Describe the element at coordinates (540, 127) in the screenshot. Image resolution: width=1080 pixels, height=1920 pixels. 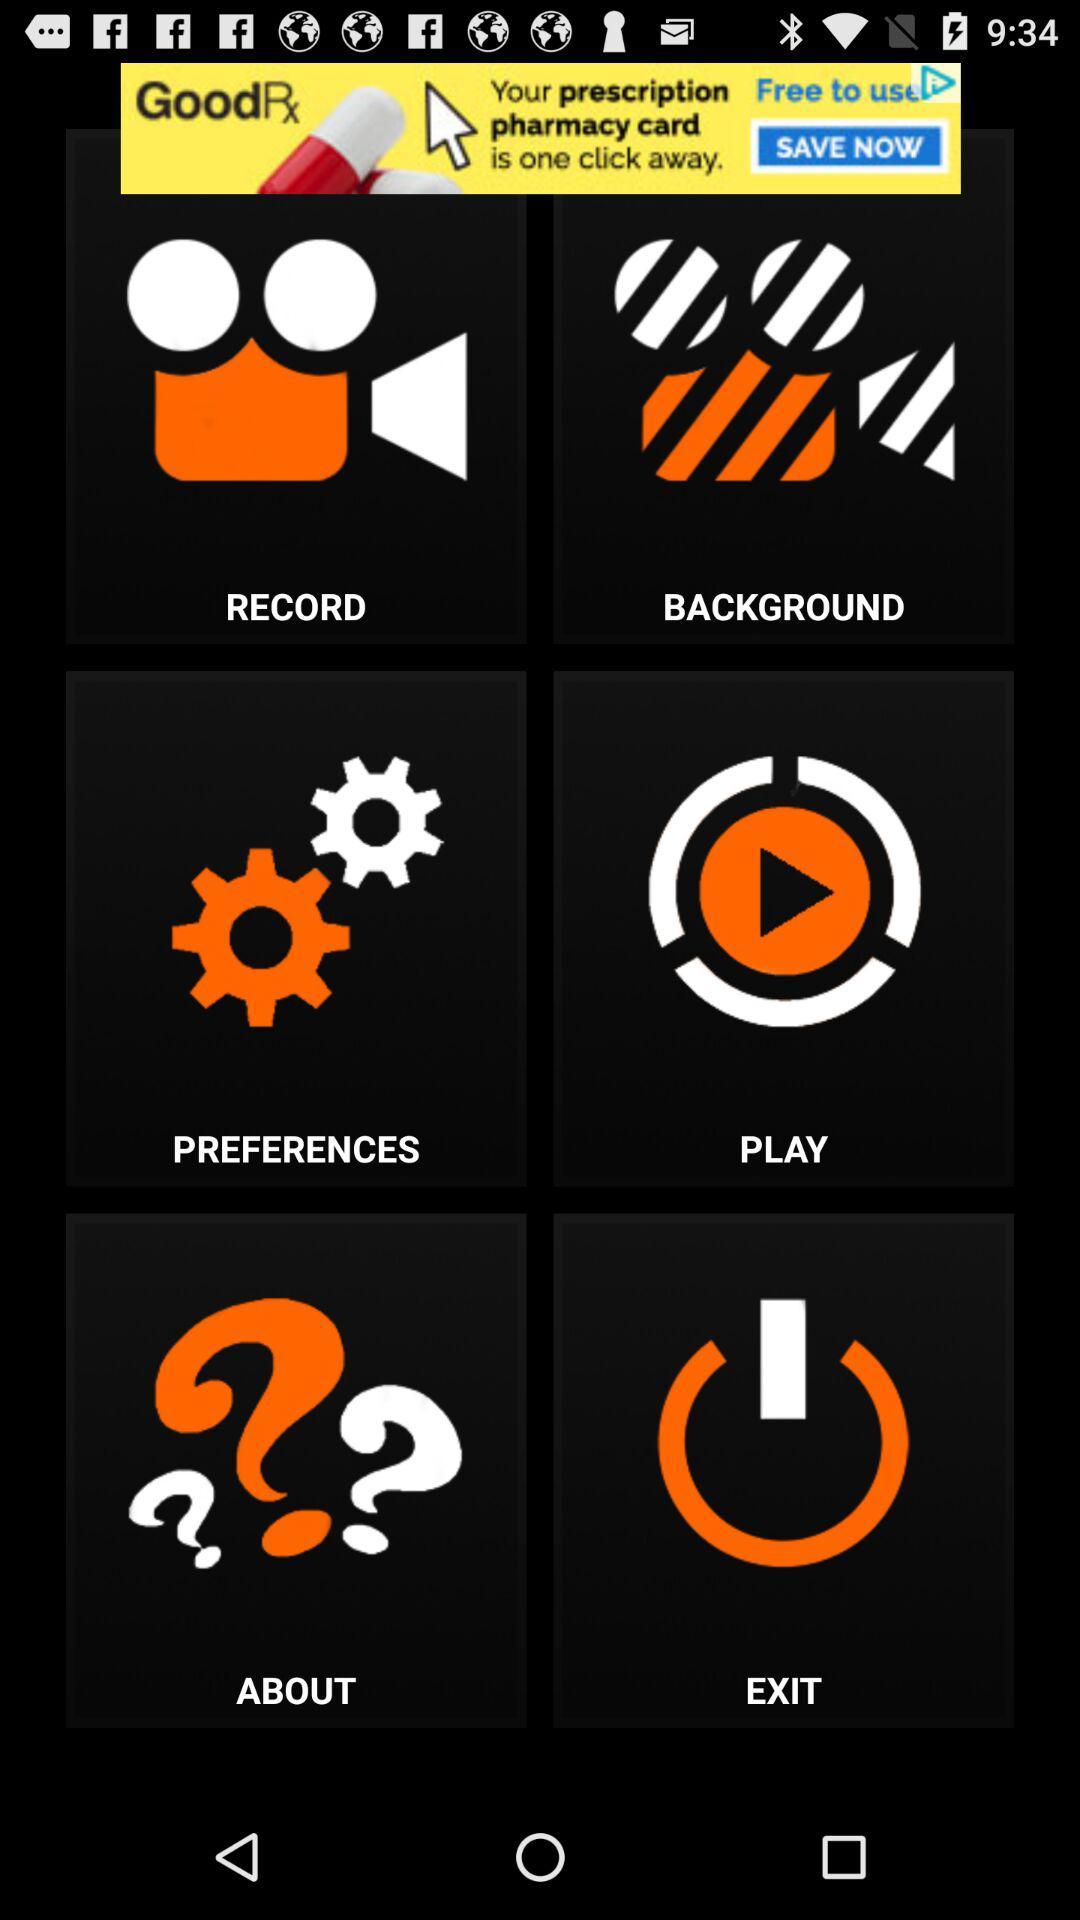
I see `open advertisement` at that location.